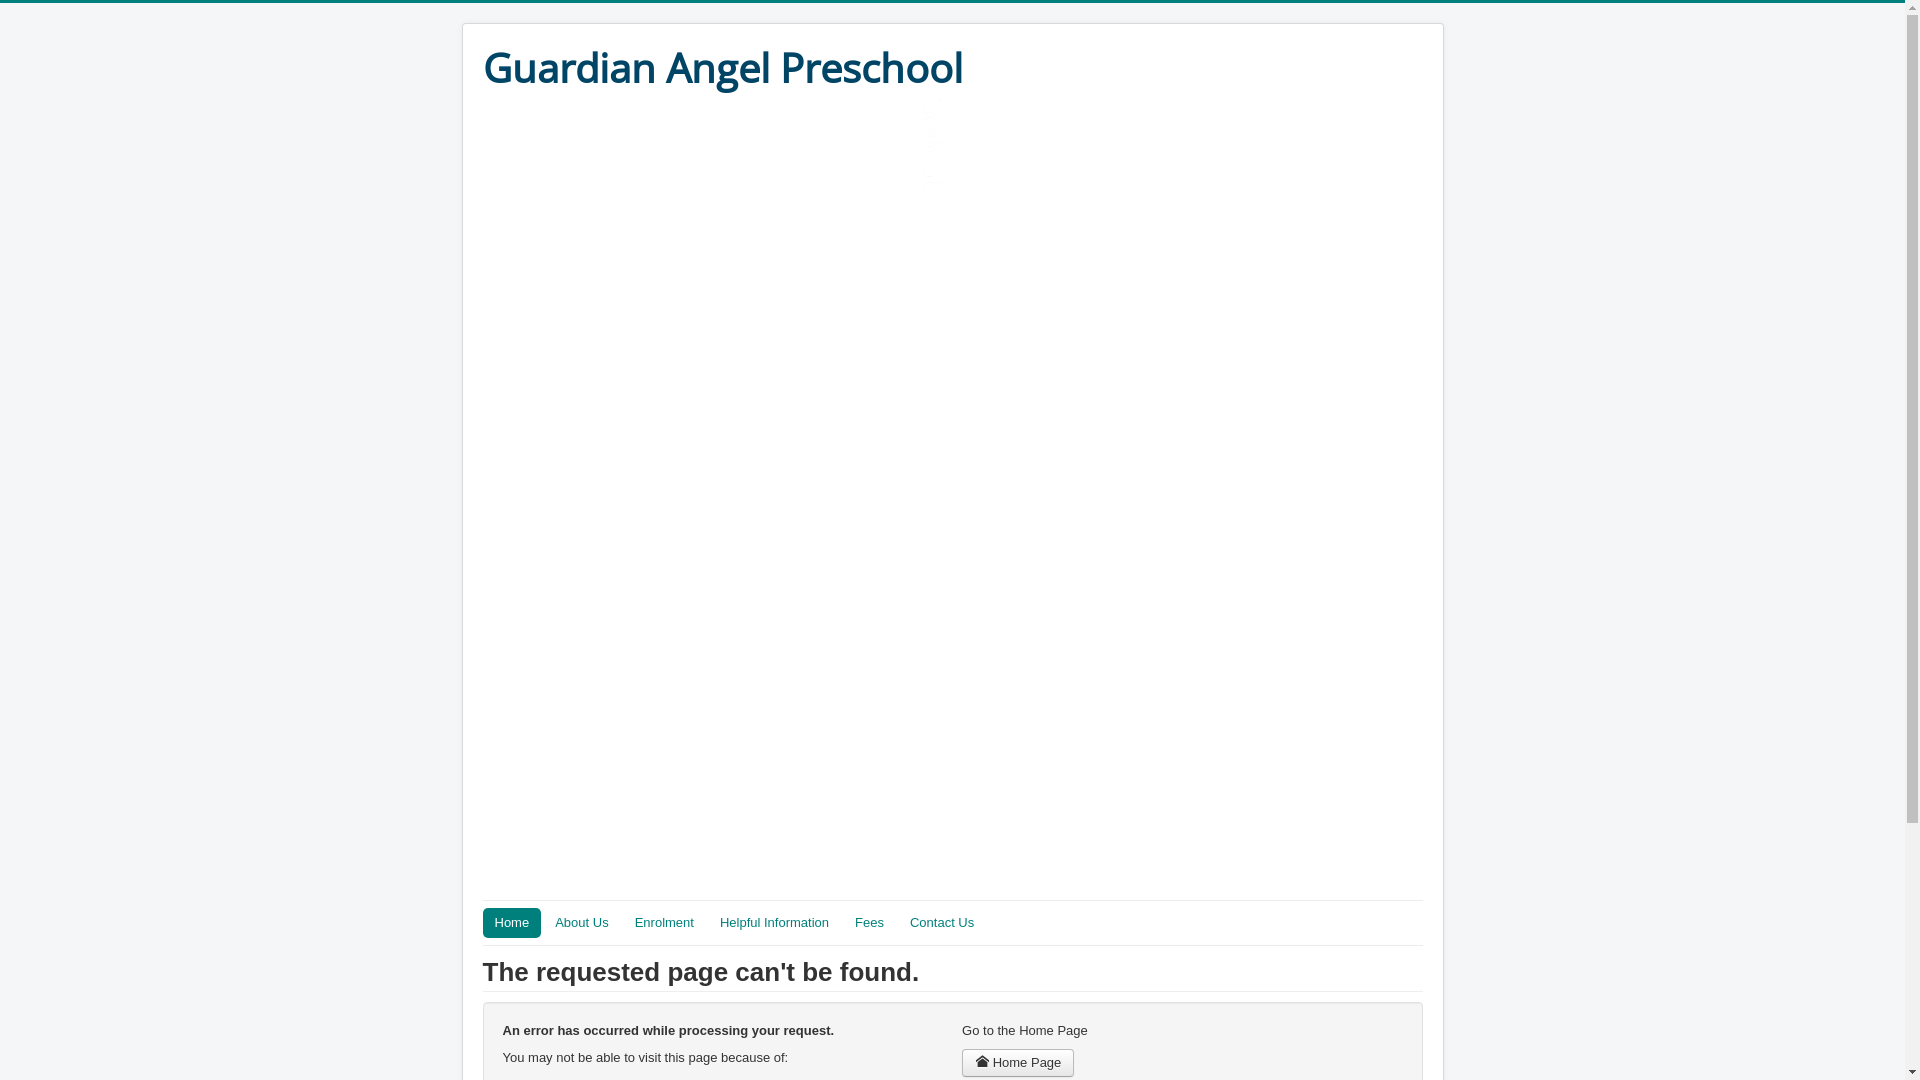  Describe the element at coordinates (869, 922) in the screenshot. I see `'Fees'` at that location.